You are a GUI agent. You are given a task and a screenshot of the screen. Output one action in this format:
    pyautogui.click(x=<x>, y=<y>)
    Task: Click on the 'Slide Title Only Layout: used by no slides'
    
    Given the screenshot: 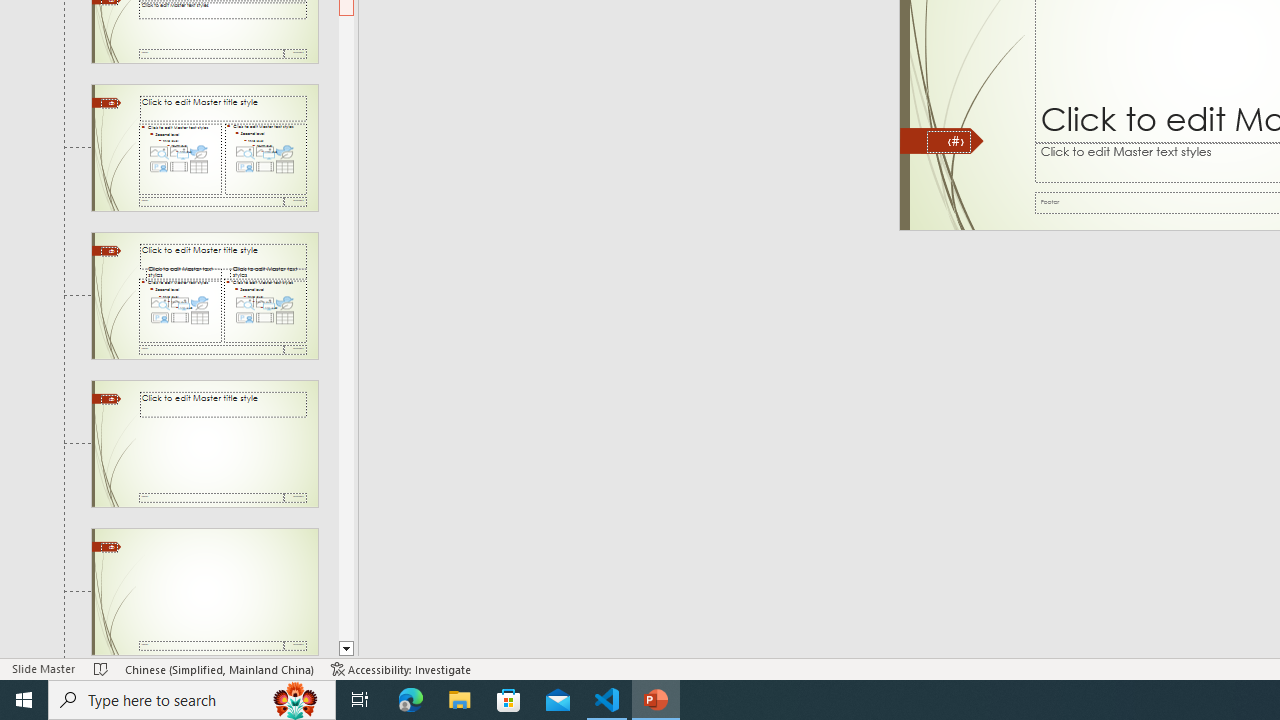 What is the action you would take?
    pyautogui.click(x=204, y=442)
    